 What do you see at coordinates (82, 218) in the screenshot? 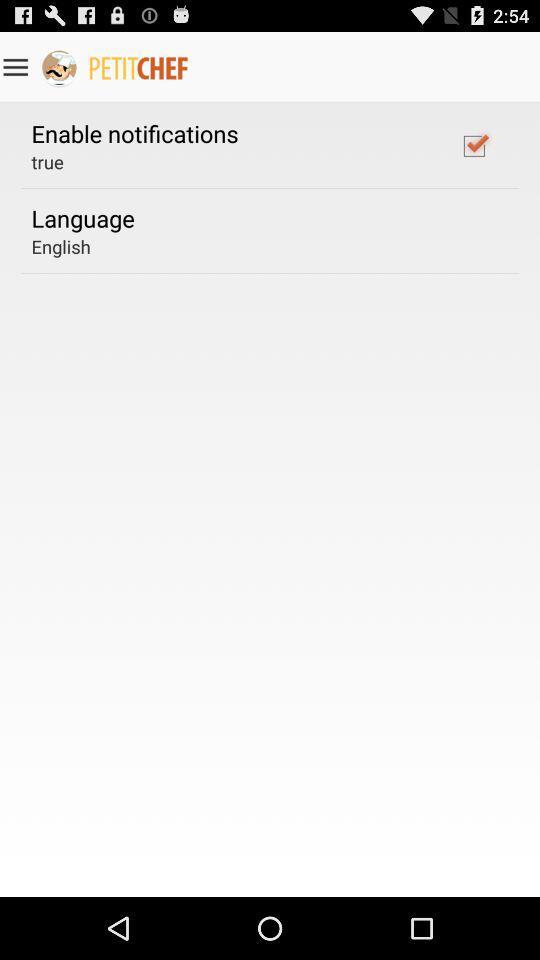
I see `the item above the english app` at bounding box center [82, 218].